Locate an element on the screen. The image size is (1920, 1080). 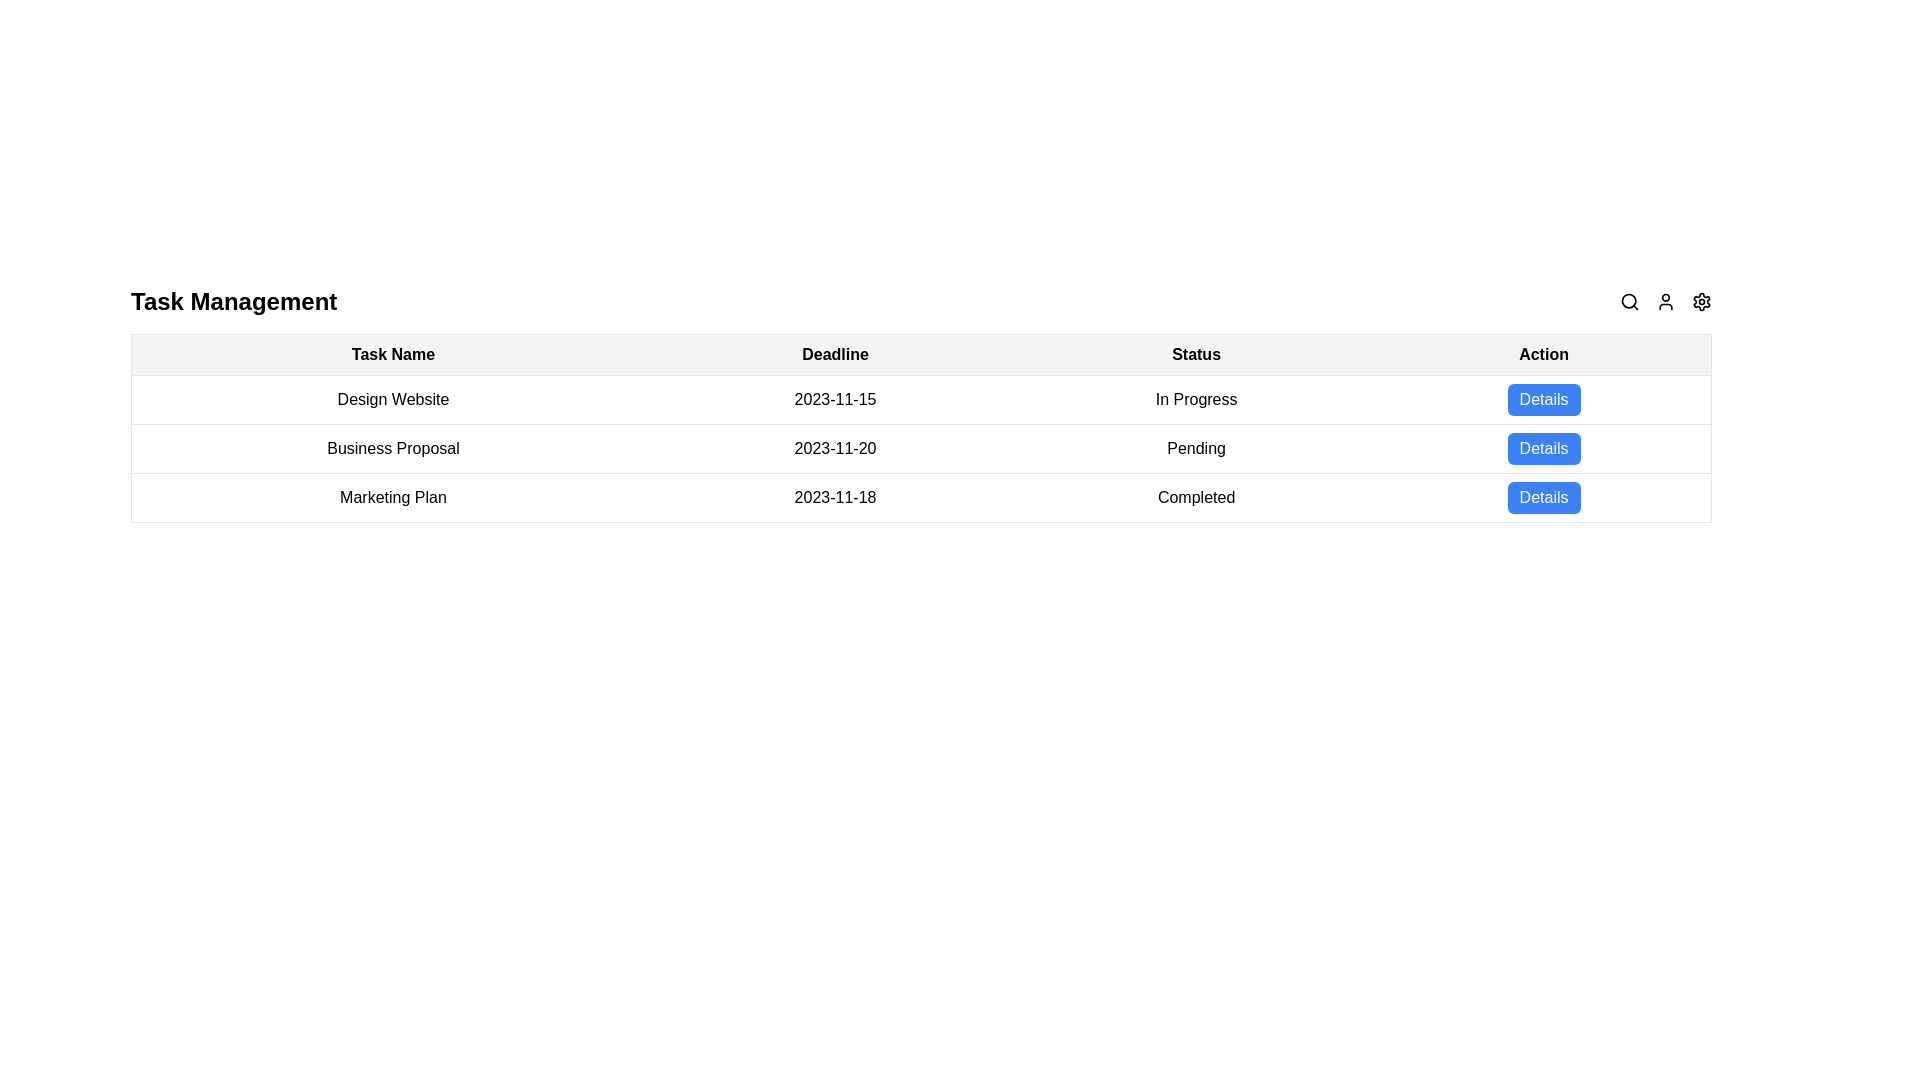
the button located at the far right of the 'Business Proposal' row in the table is located at coordinates (1543, 447).